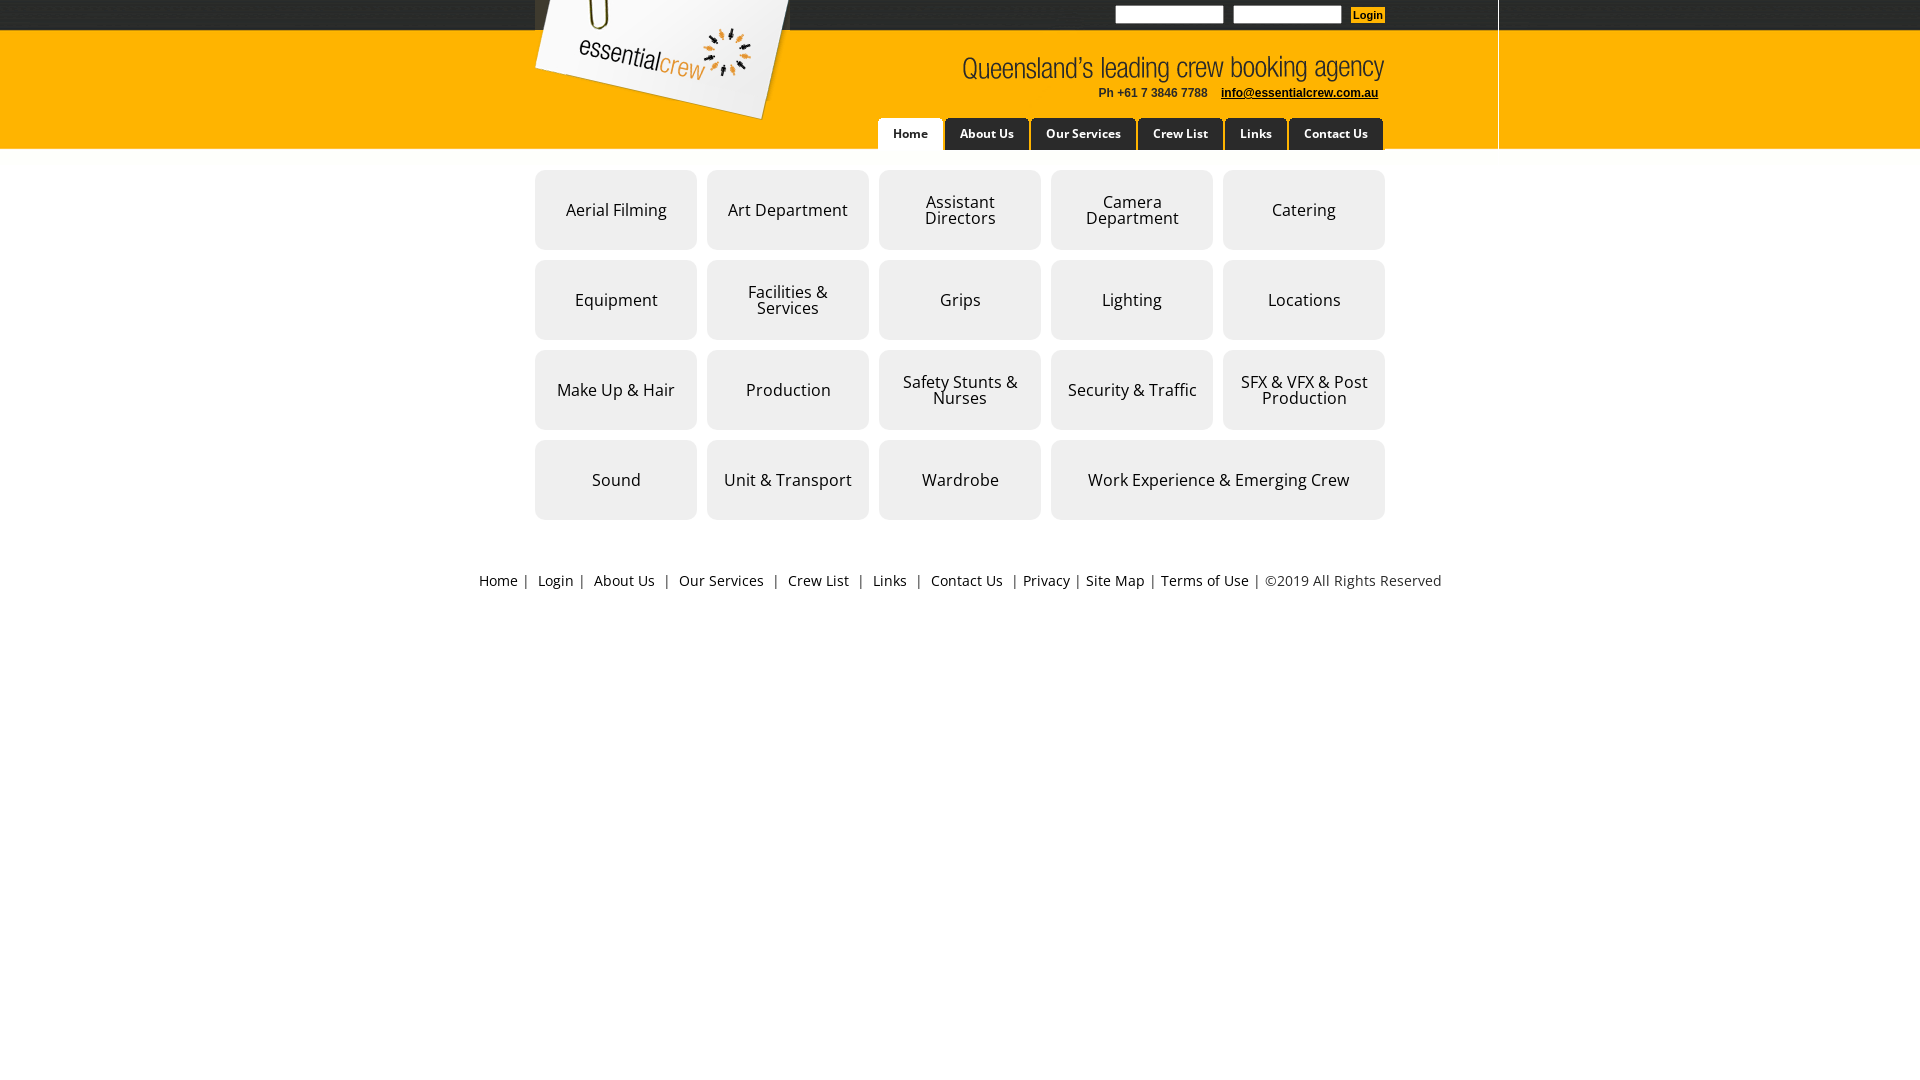 The image size is (1920, 1080). I want to click on 'Site Map', so click(1114, 580).